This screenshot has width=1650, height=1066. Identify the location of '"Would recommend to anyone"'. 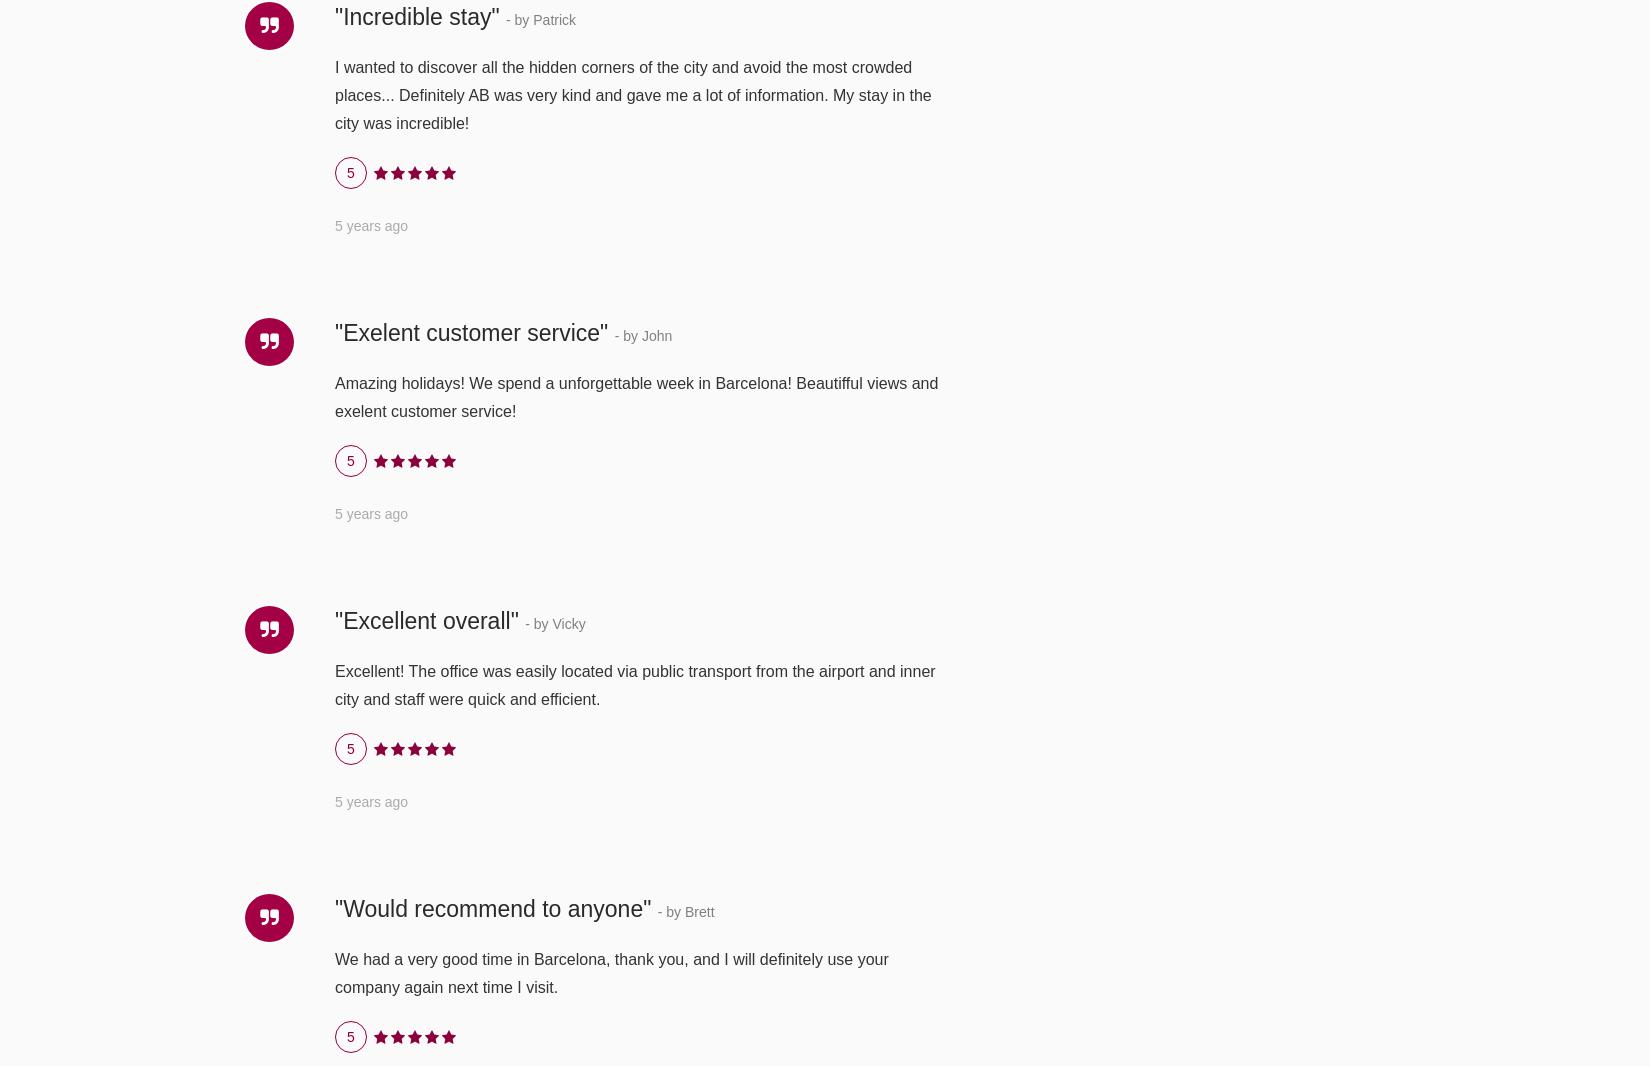
(494, 908).